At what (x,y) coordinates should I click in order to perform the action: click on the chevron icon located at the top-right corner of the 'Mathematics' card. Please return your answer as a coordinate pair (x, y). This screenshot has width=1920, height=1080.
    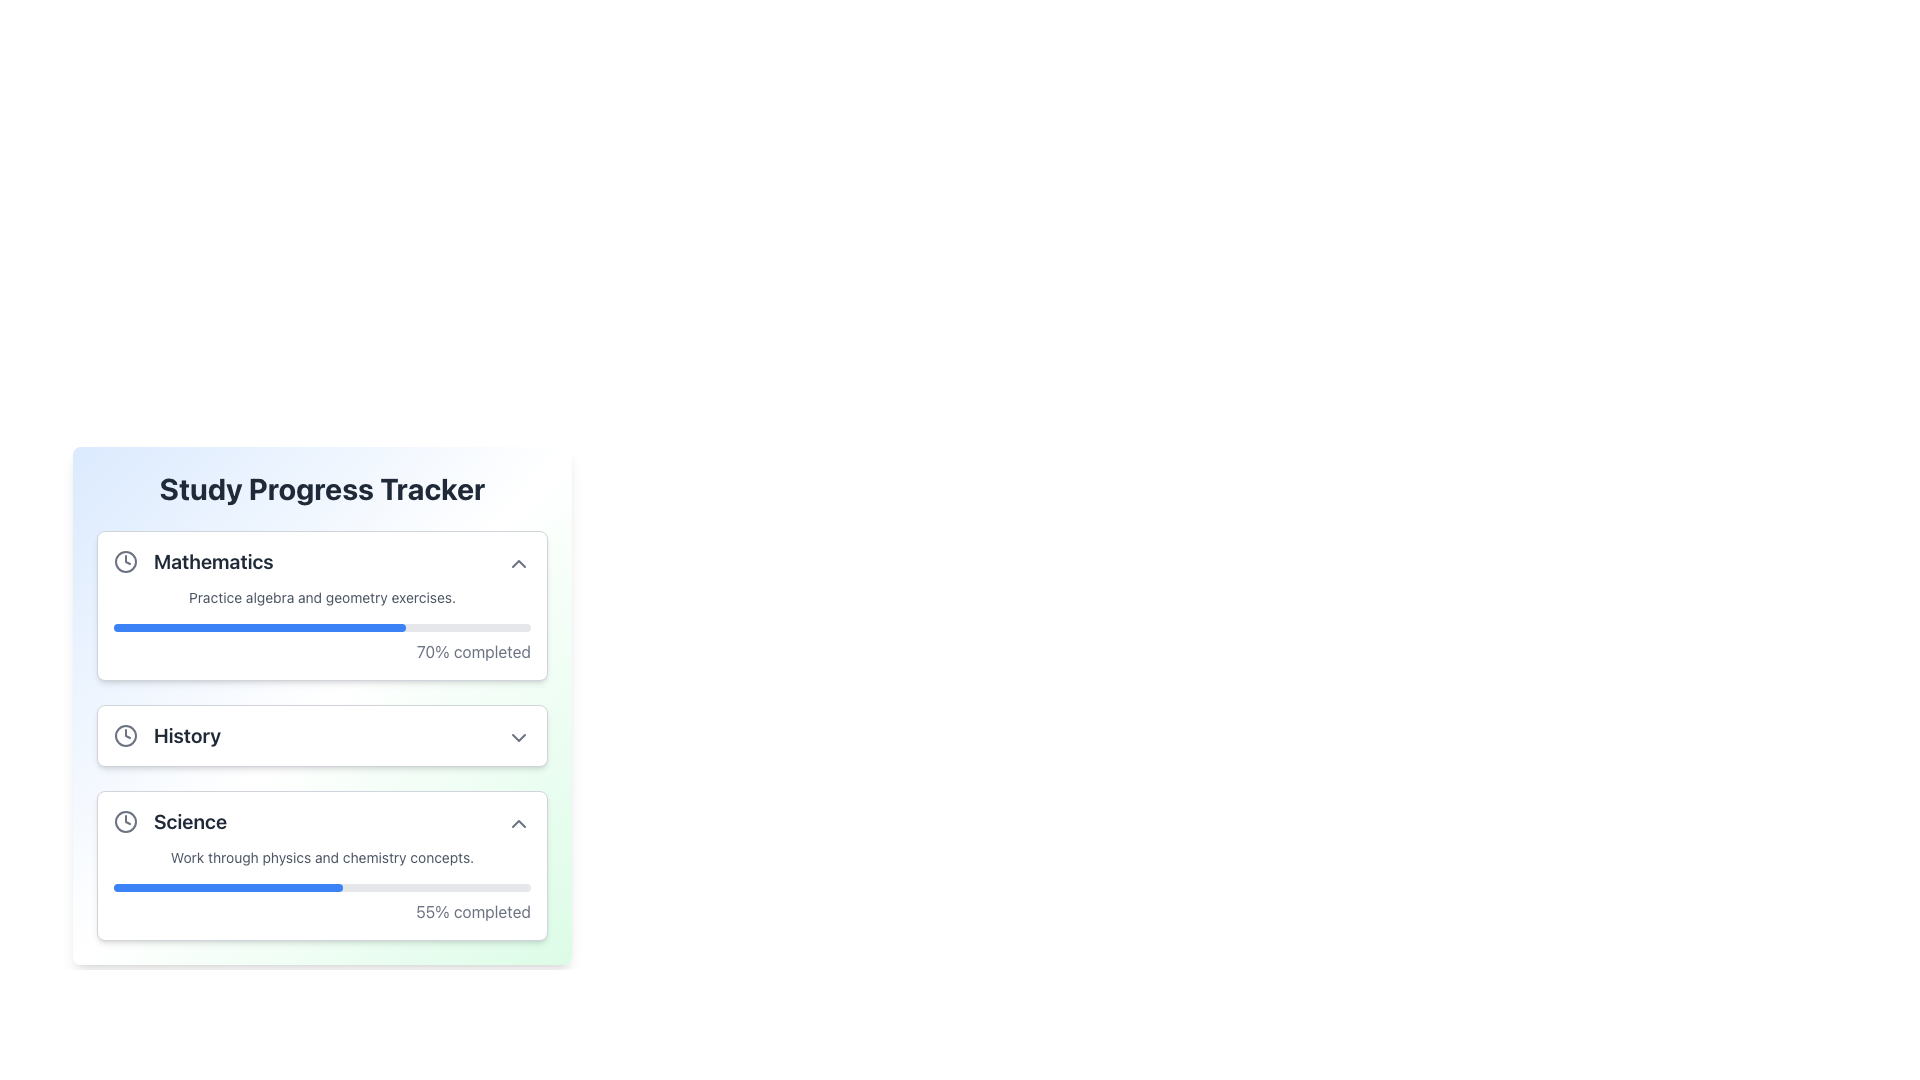
    Looking at the image, I should click on (518, 563).